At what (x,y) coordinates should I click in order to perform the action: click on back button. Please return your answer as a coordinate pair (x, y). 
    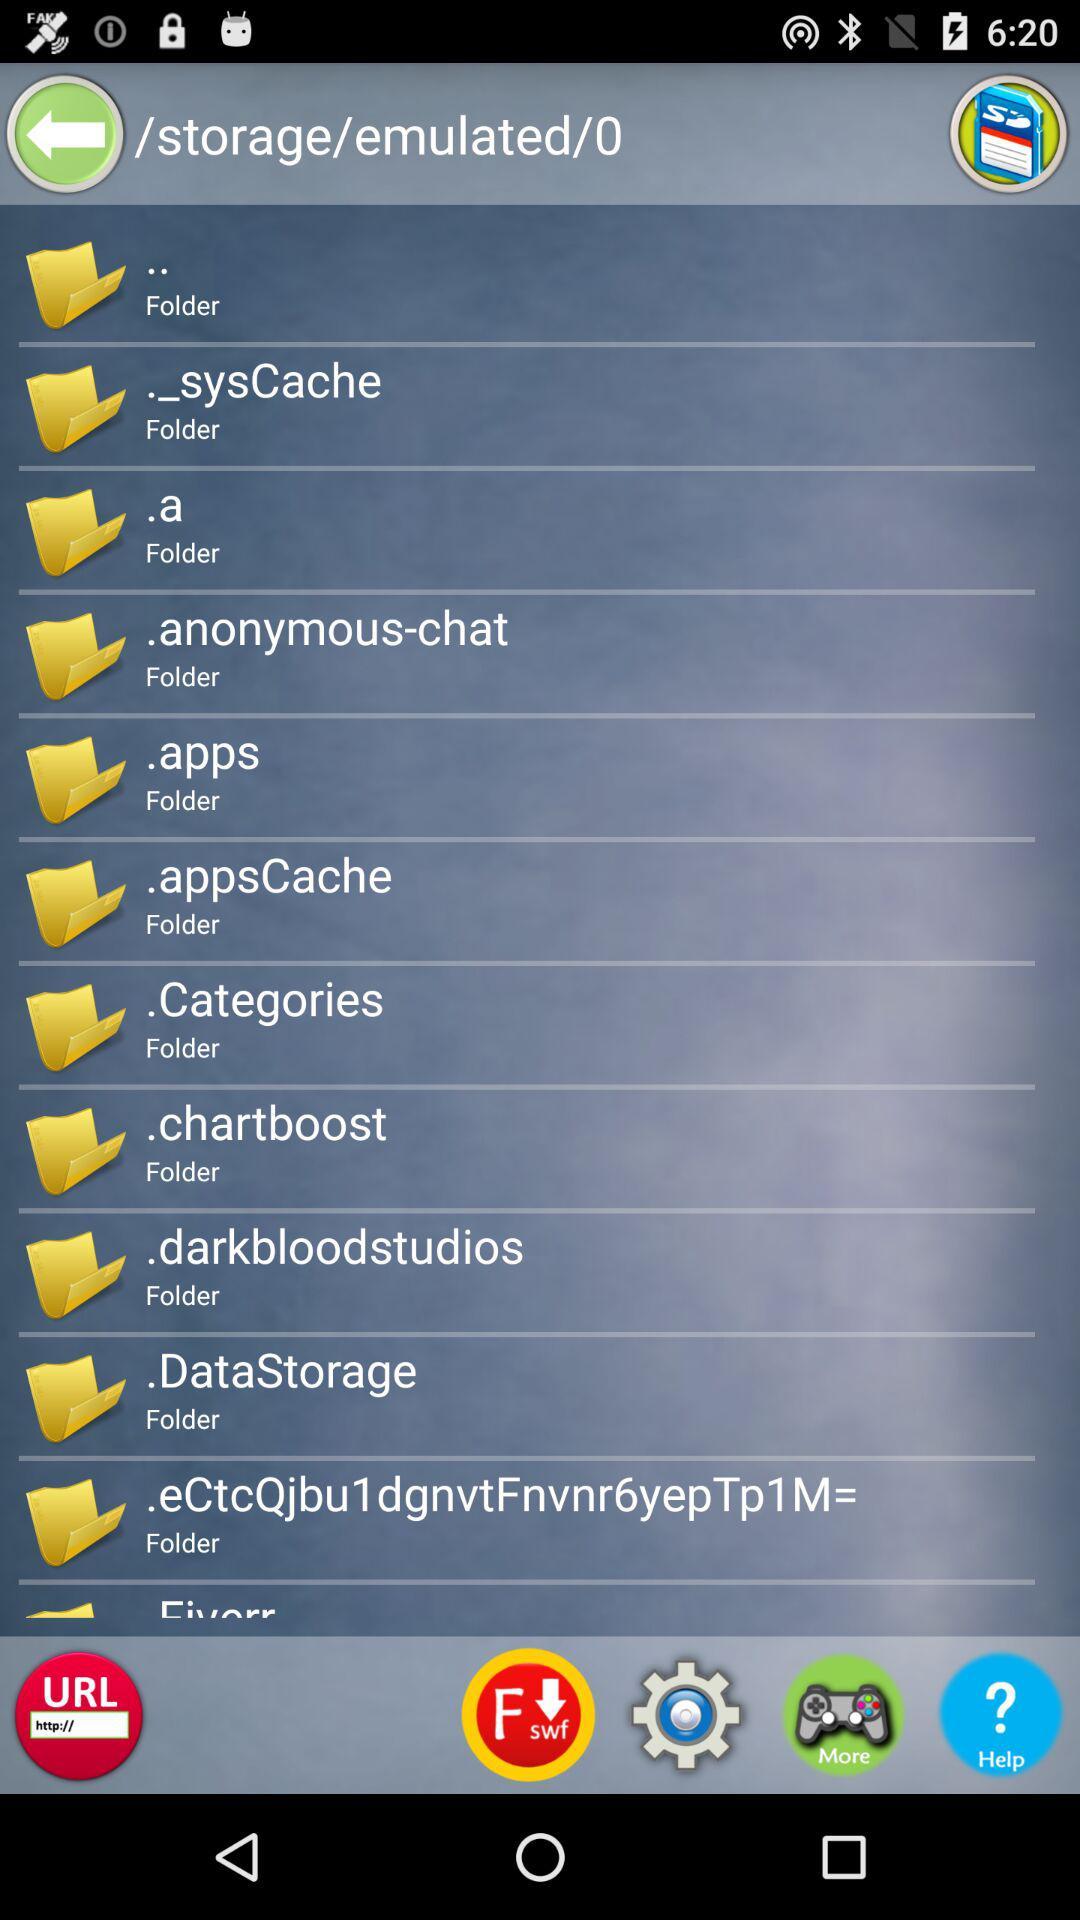
    Looking at the image, I should click on (64, 132).